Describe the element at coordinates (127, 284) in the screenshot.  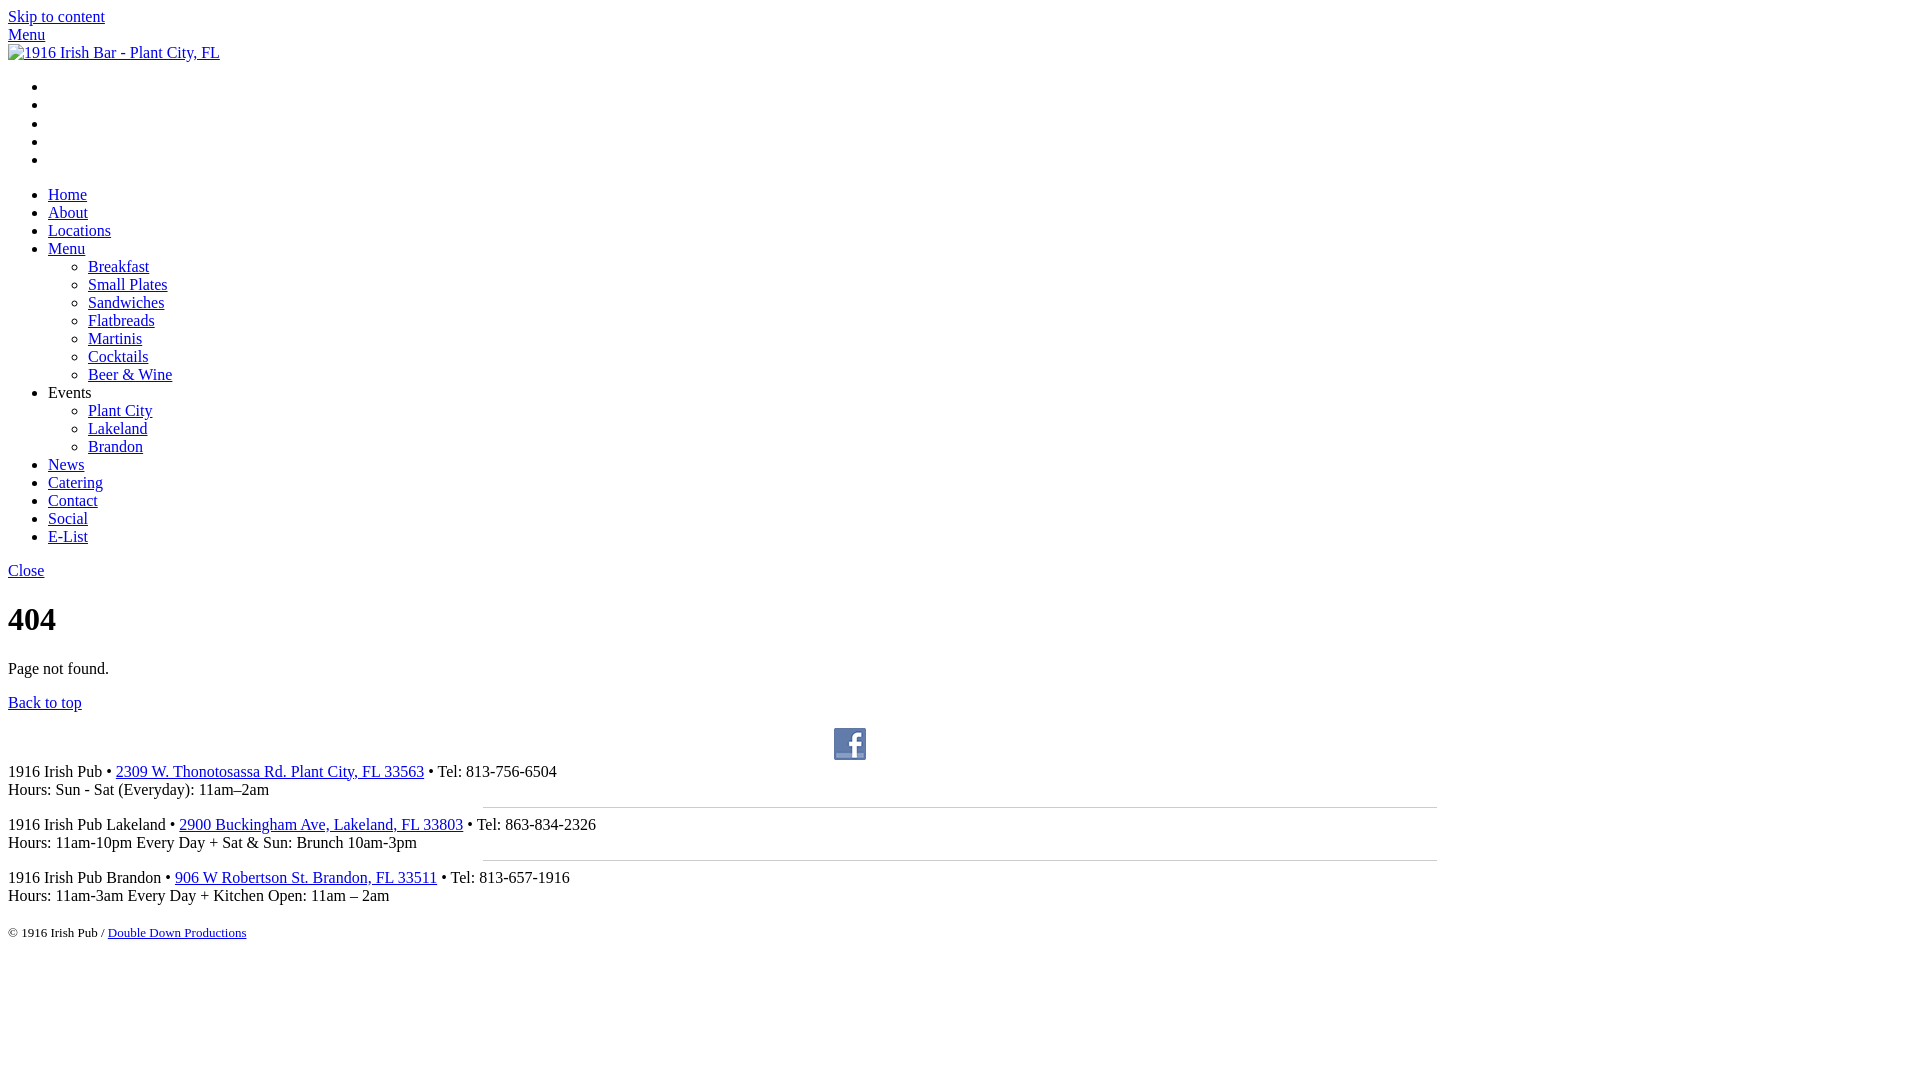
I see `'Small Plates'` at that location.